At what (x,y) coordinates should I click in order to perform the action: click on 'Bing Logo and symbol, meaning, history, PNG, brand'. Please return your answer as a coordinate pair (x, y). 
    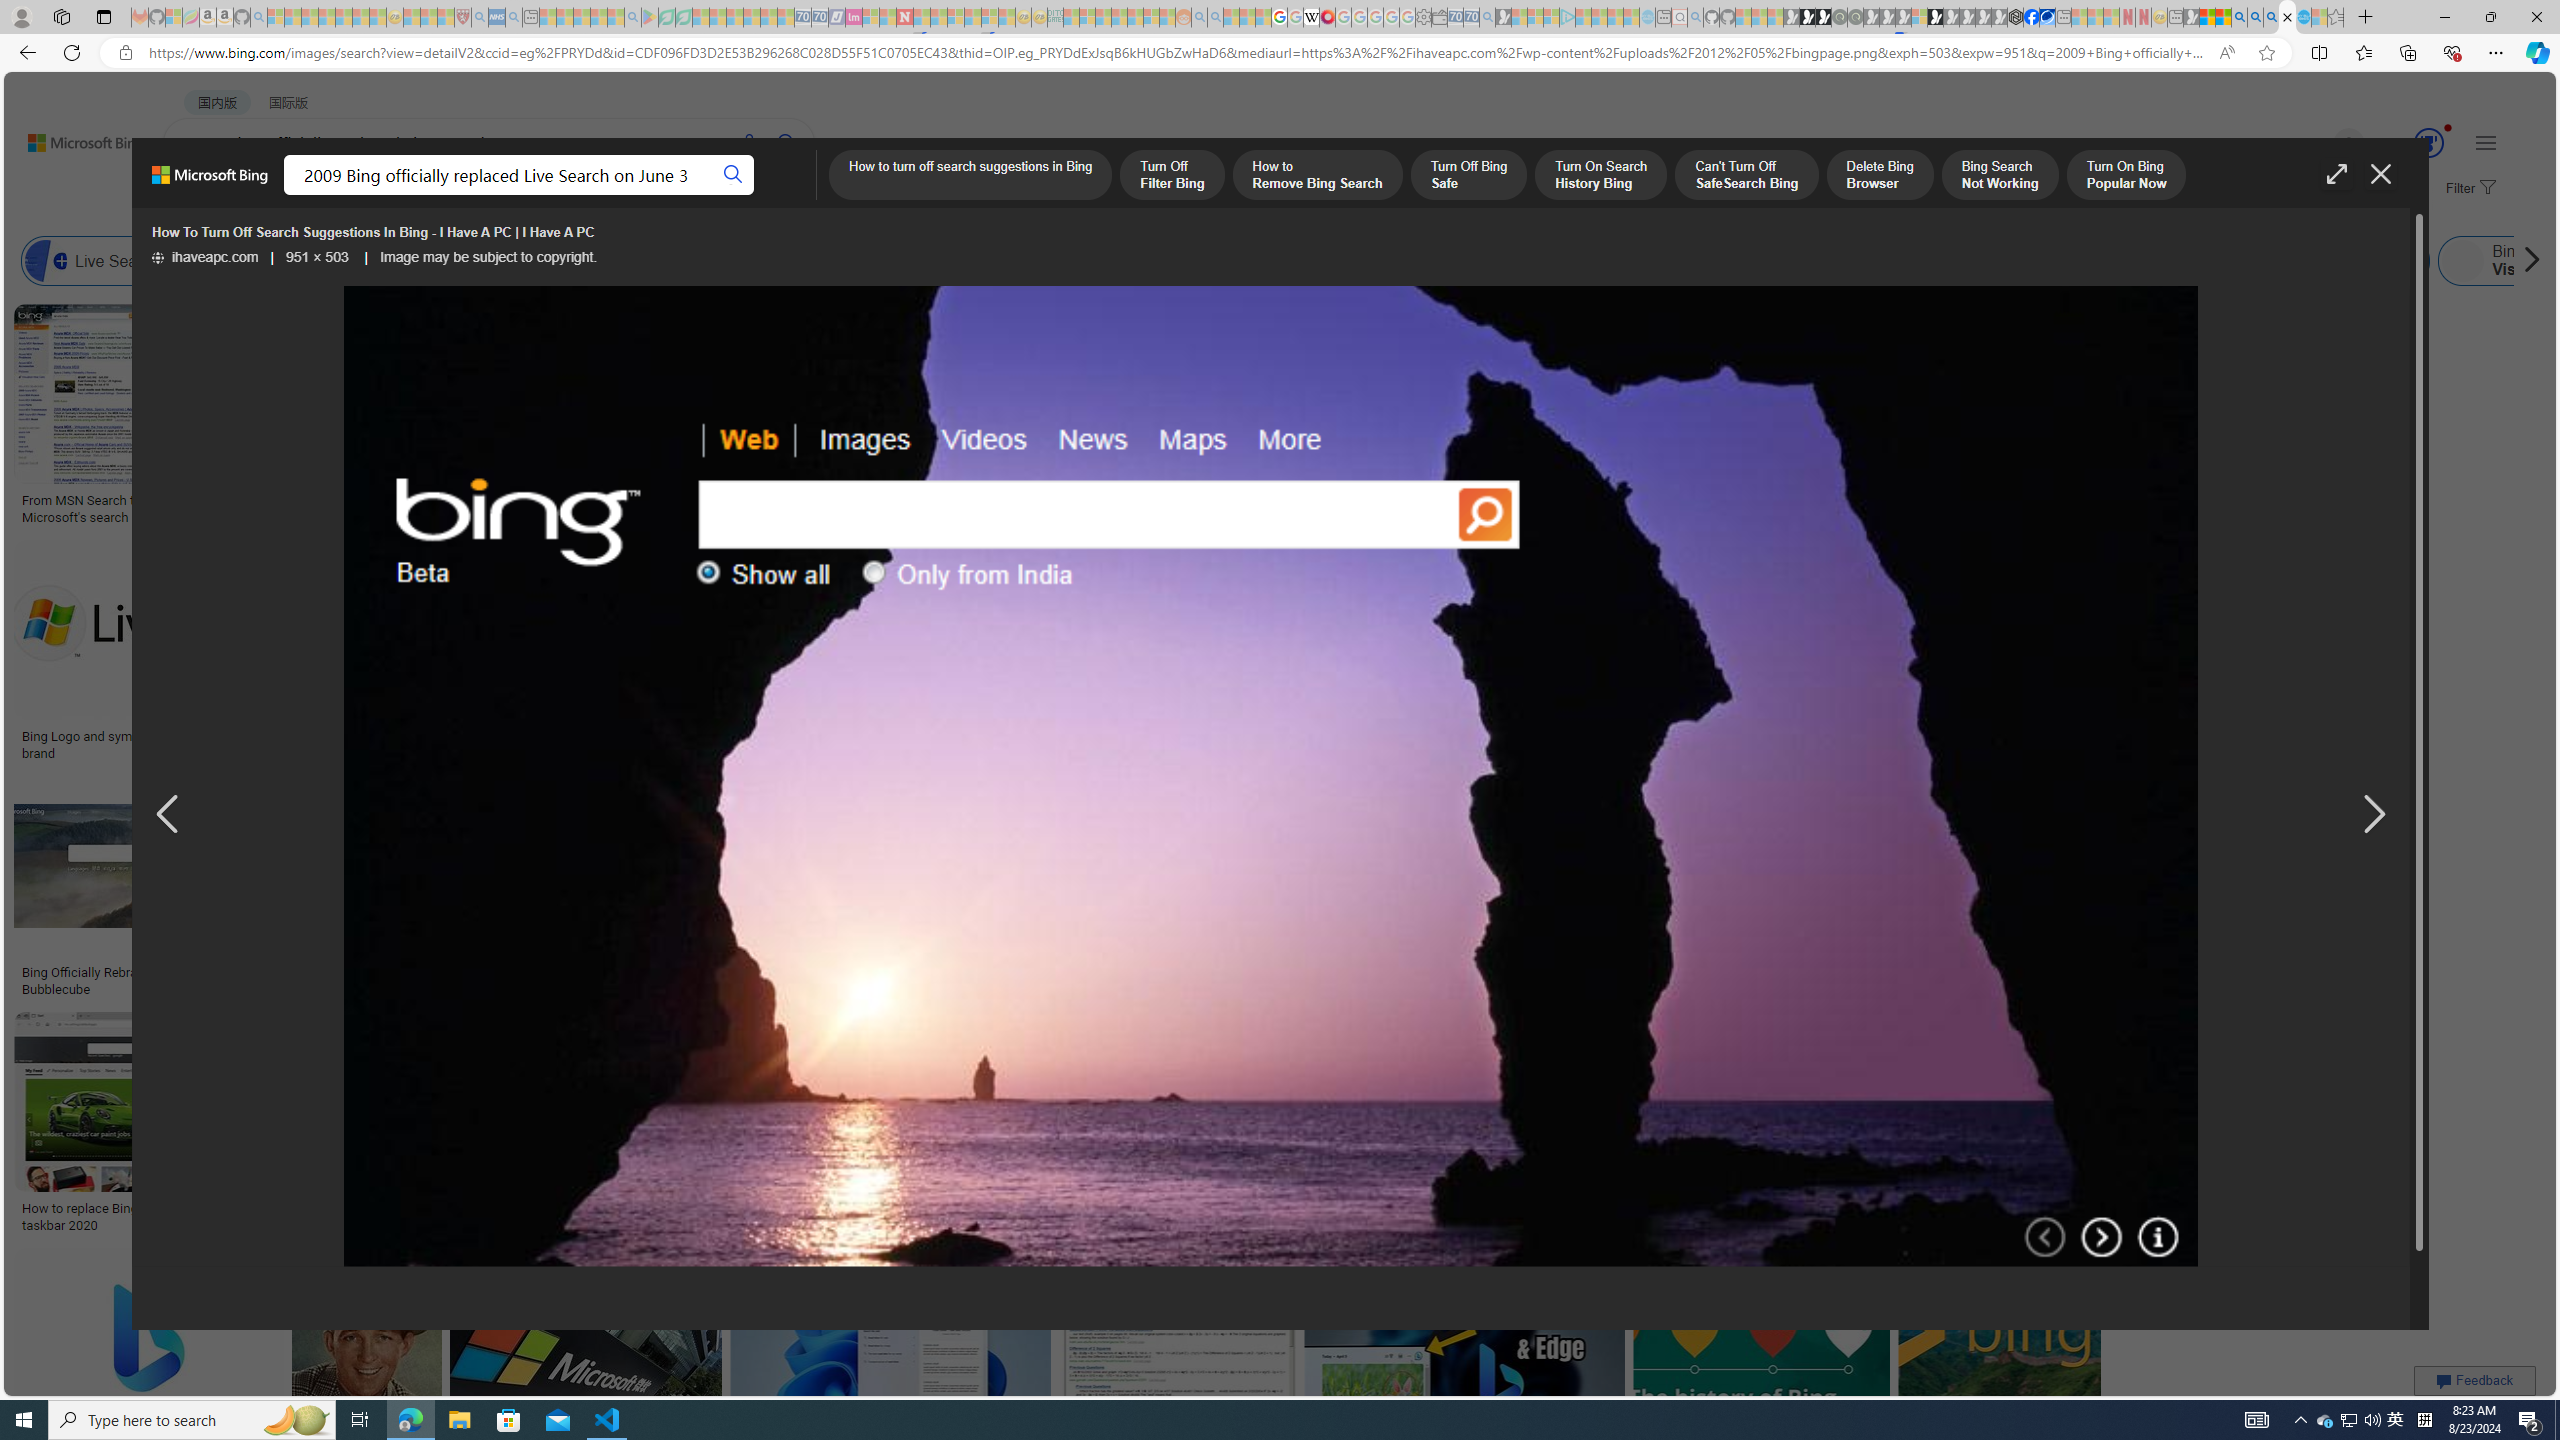
    Looking at the image, I should click on (171, 744).